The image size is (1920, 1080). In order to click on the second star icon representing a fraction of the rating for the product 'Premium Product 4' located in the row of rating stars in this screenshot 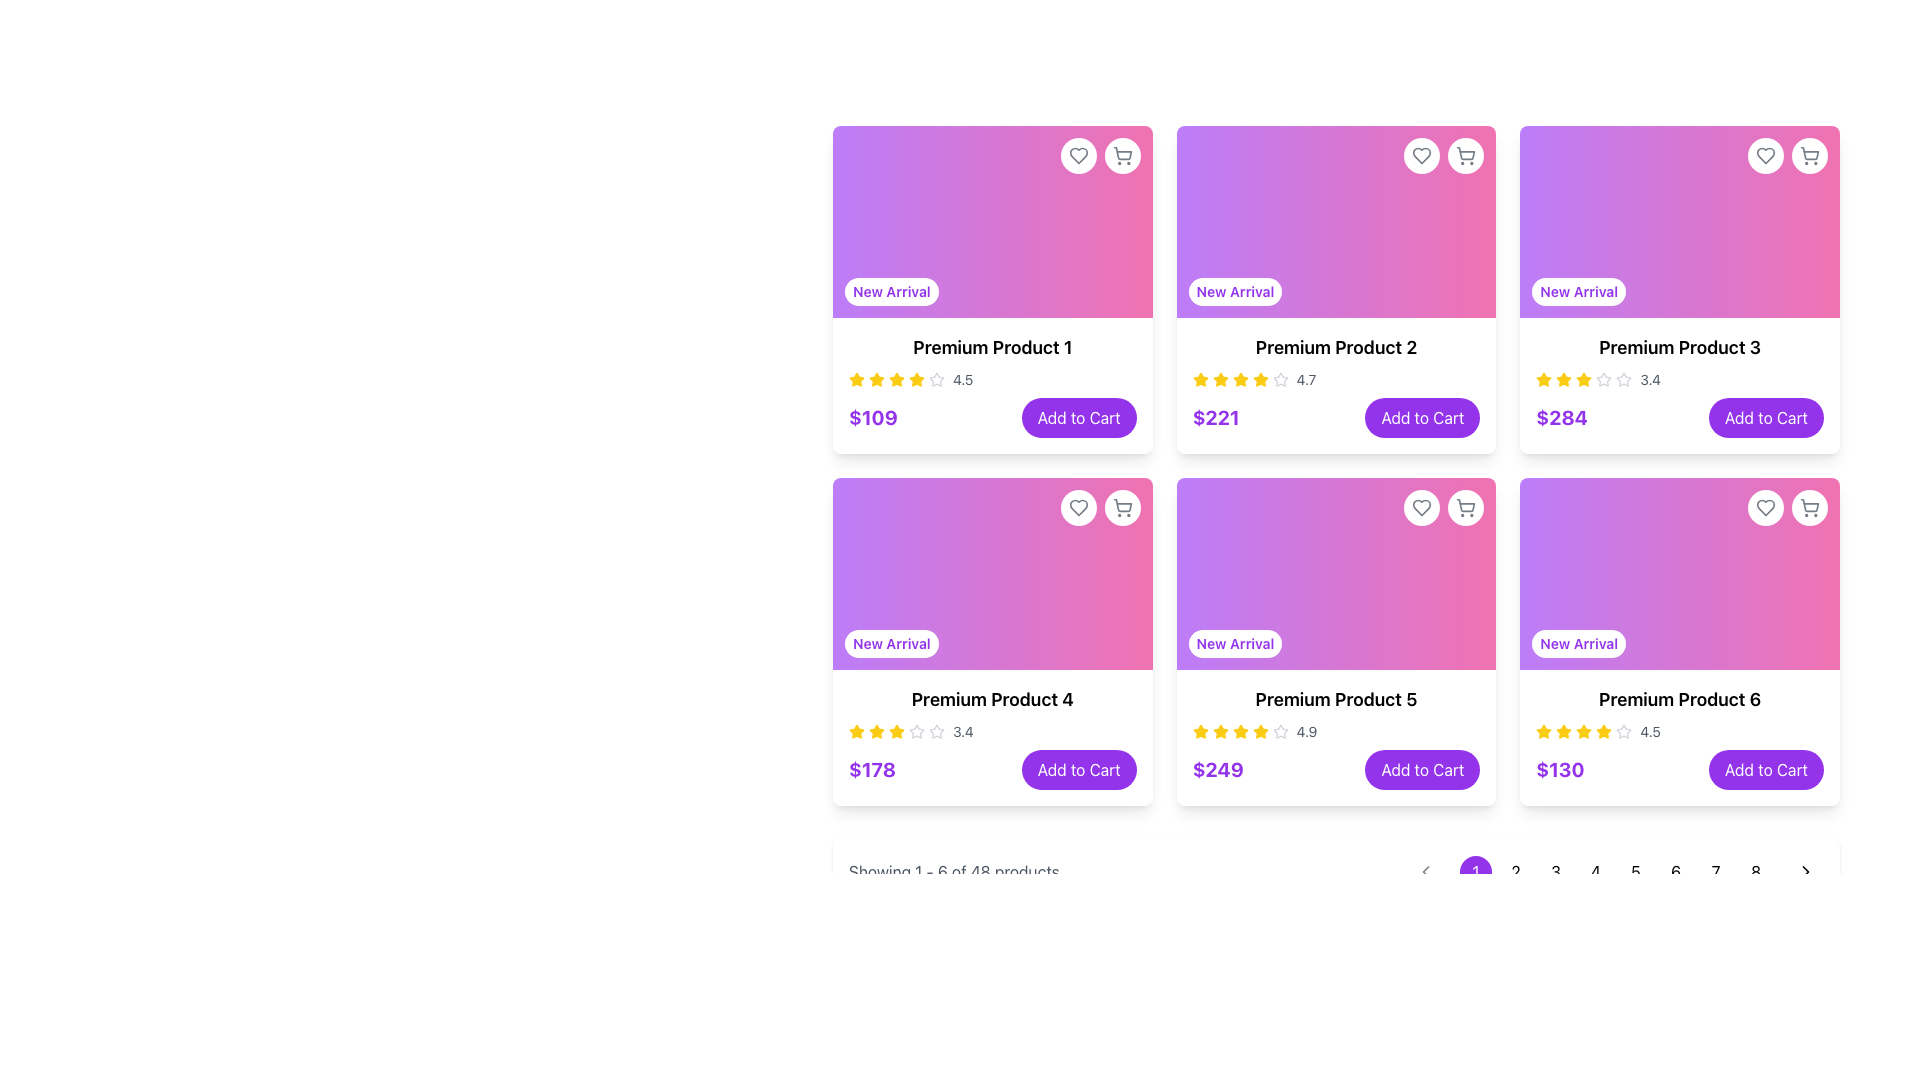, I will do `click(896, 731)`.